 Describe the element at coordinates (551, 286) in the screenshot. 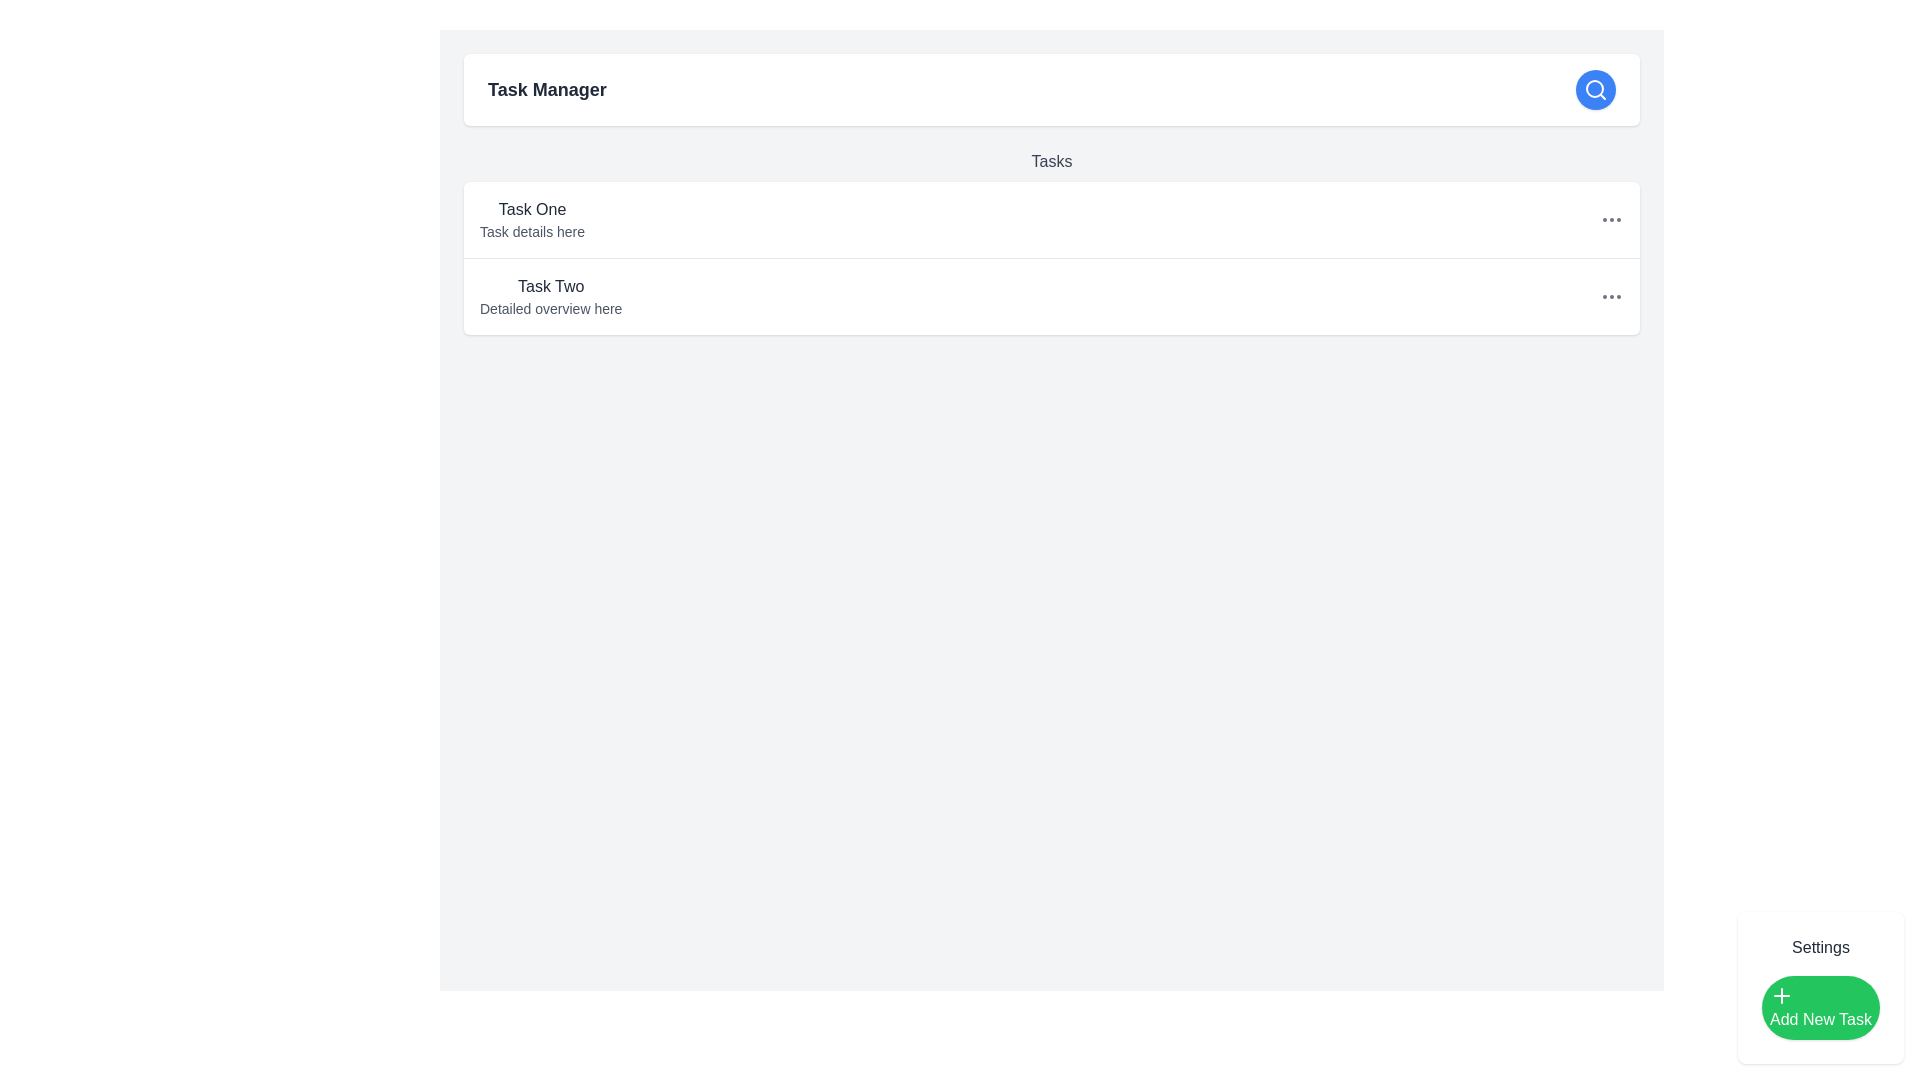

I see `the text display that serves as the title for the second task in the tasks list` at that location.